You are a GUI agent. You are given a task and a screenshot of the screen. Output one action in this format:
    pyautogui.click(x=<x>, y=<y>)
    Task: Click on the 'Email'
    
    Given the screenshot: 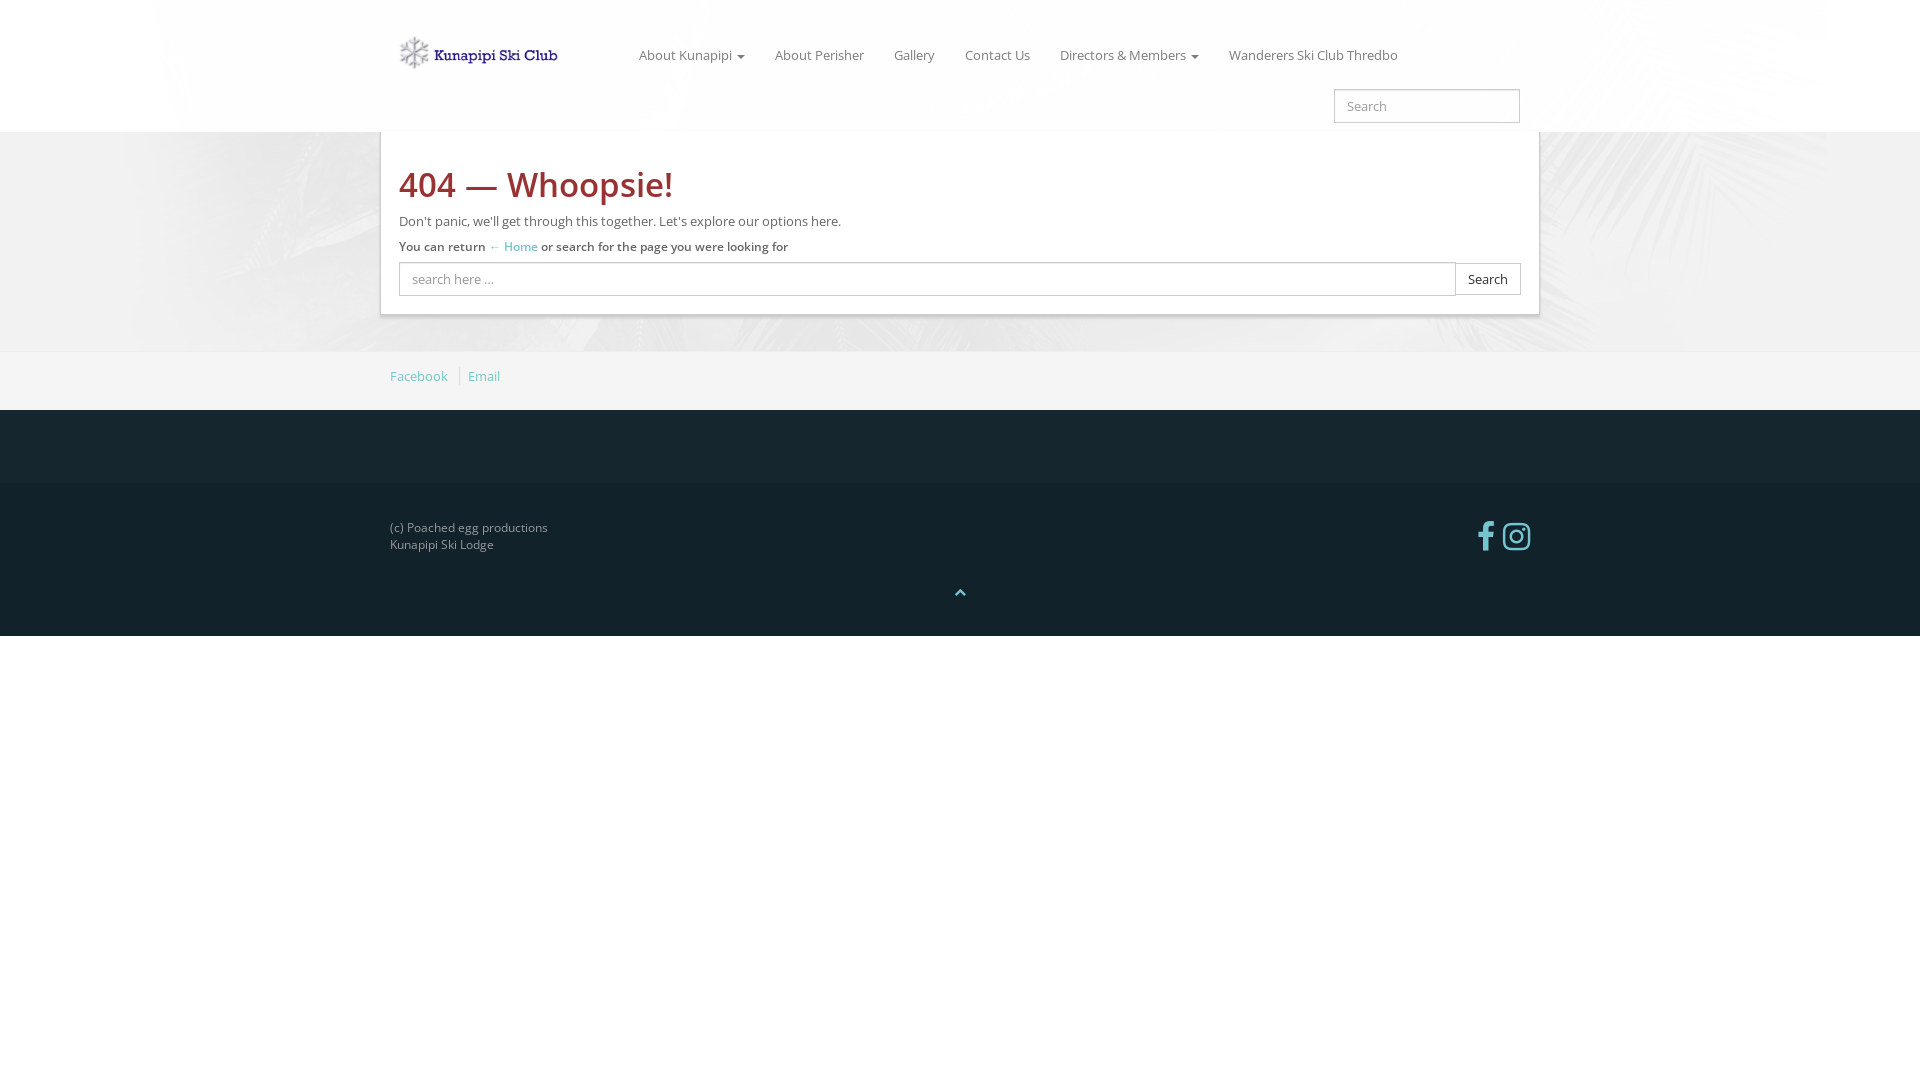 What is the action you would take?
    pyautogui.click(x=458, y=375)
    